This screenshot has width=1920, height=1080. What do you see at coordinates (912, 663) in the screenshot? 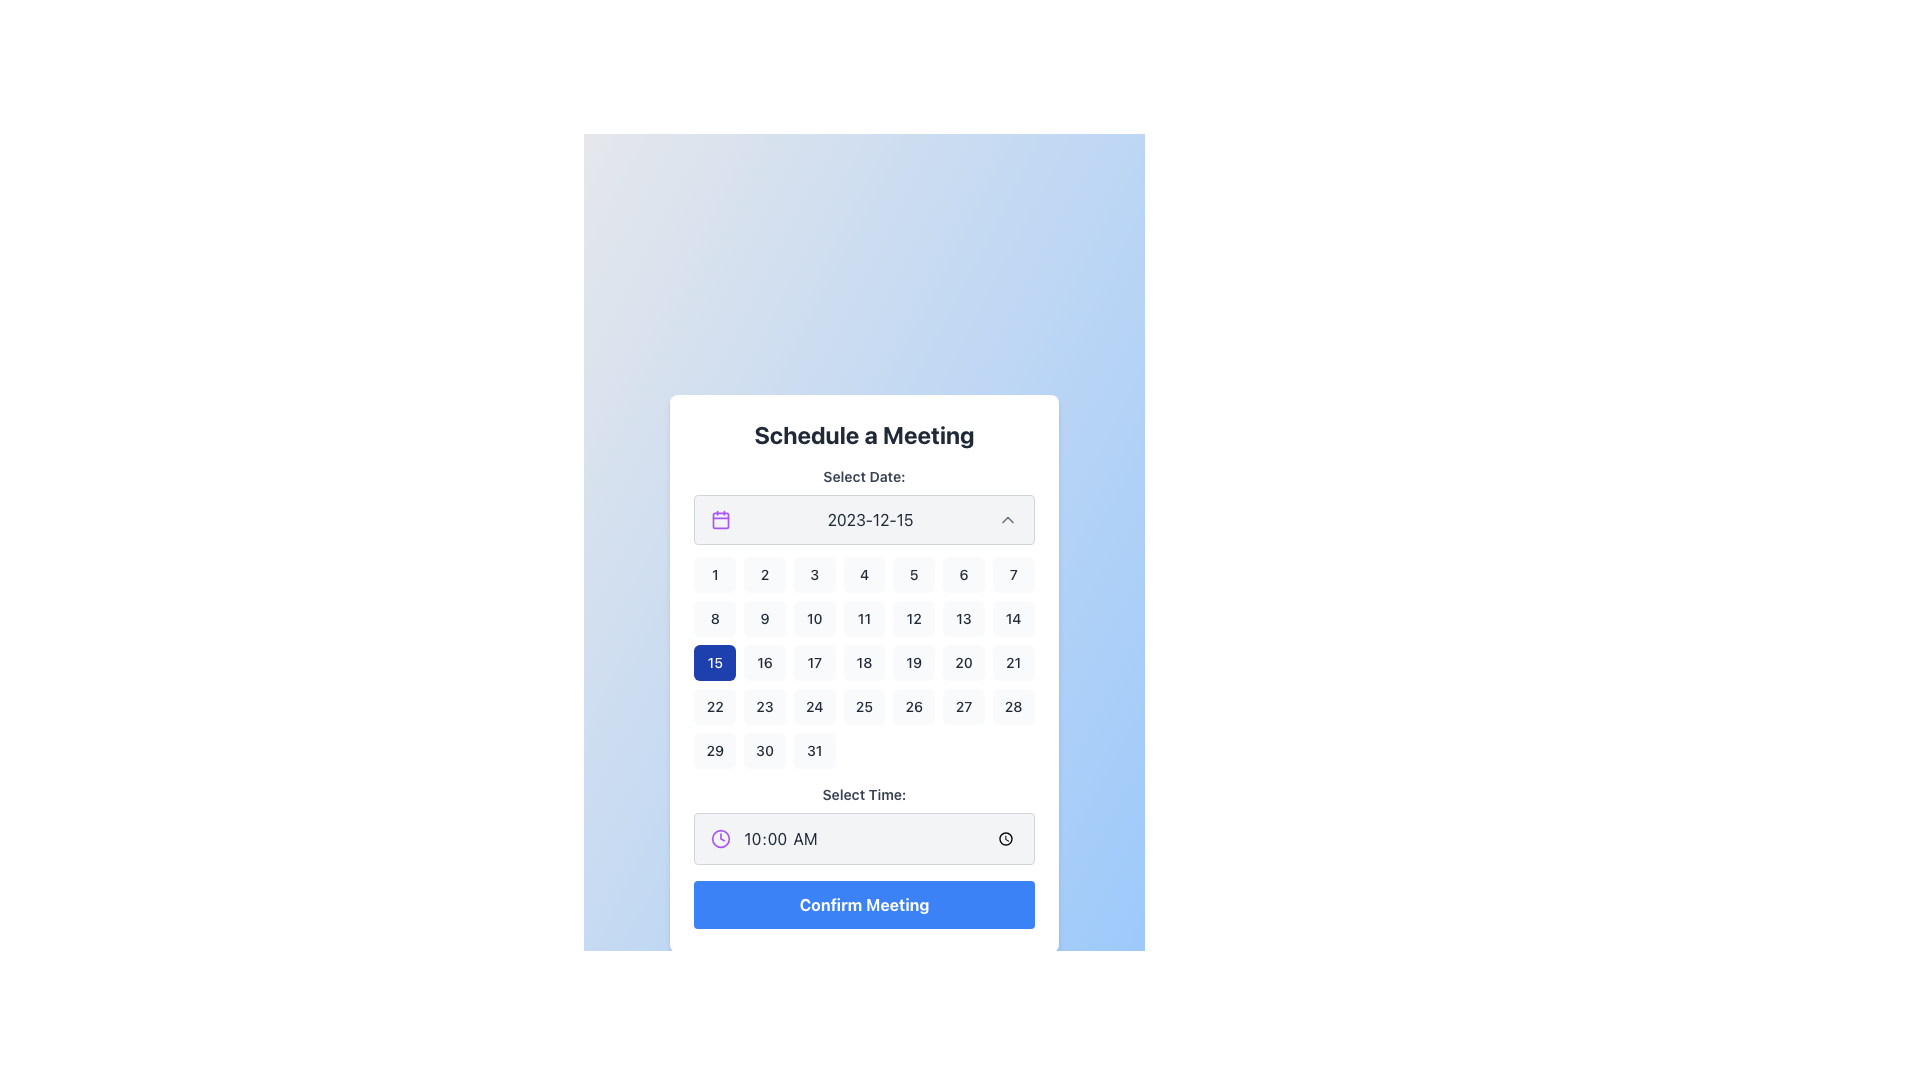
I see `the rounded rectangular button labeled '19', which is located in the fourth row and fifth column of the calendar component` at bounding box center [912, 663].